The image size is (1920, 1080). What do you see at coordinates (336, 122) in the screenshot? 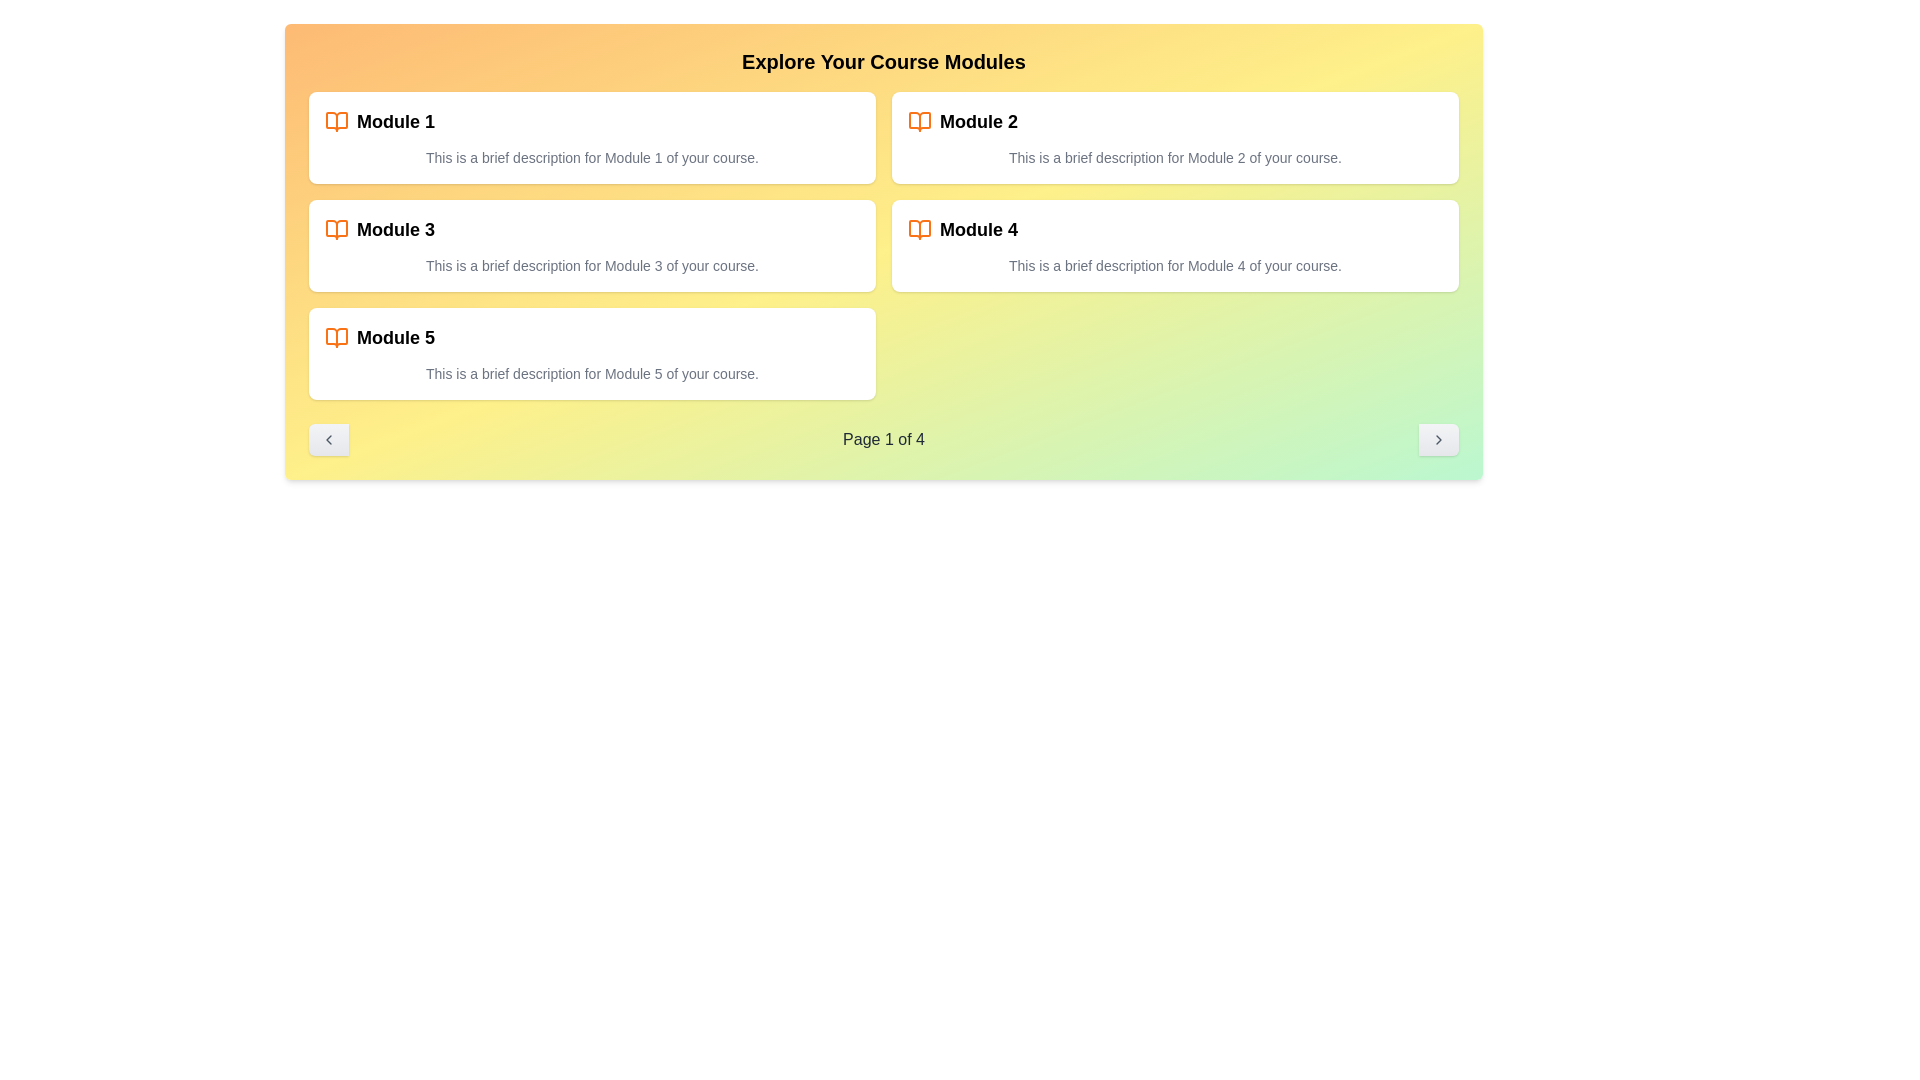
I see `the open book icon representing Module 1, which is positioned at the beginning of the row for educational content` at bounding box center [336, 122].